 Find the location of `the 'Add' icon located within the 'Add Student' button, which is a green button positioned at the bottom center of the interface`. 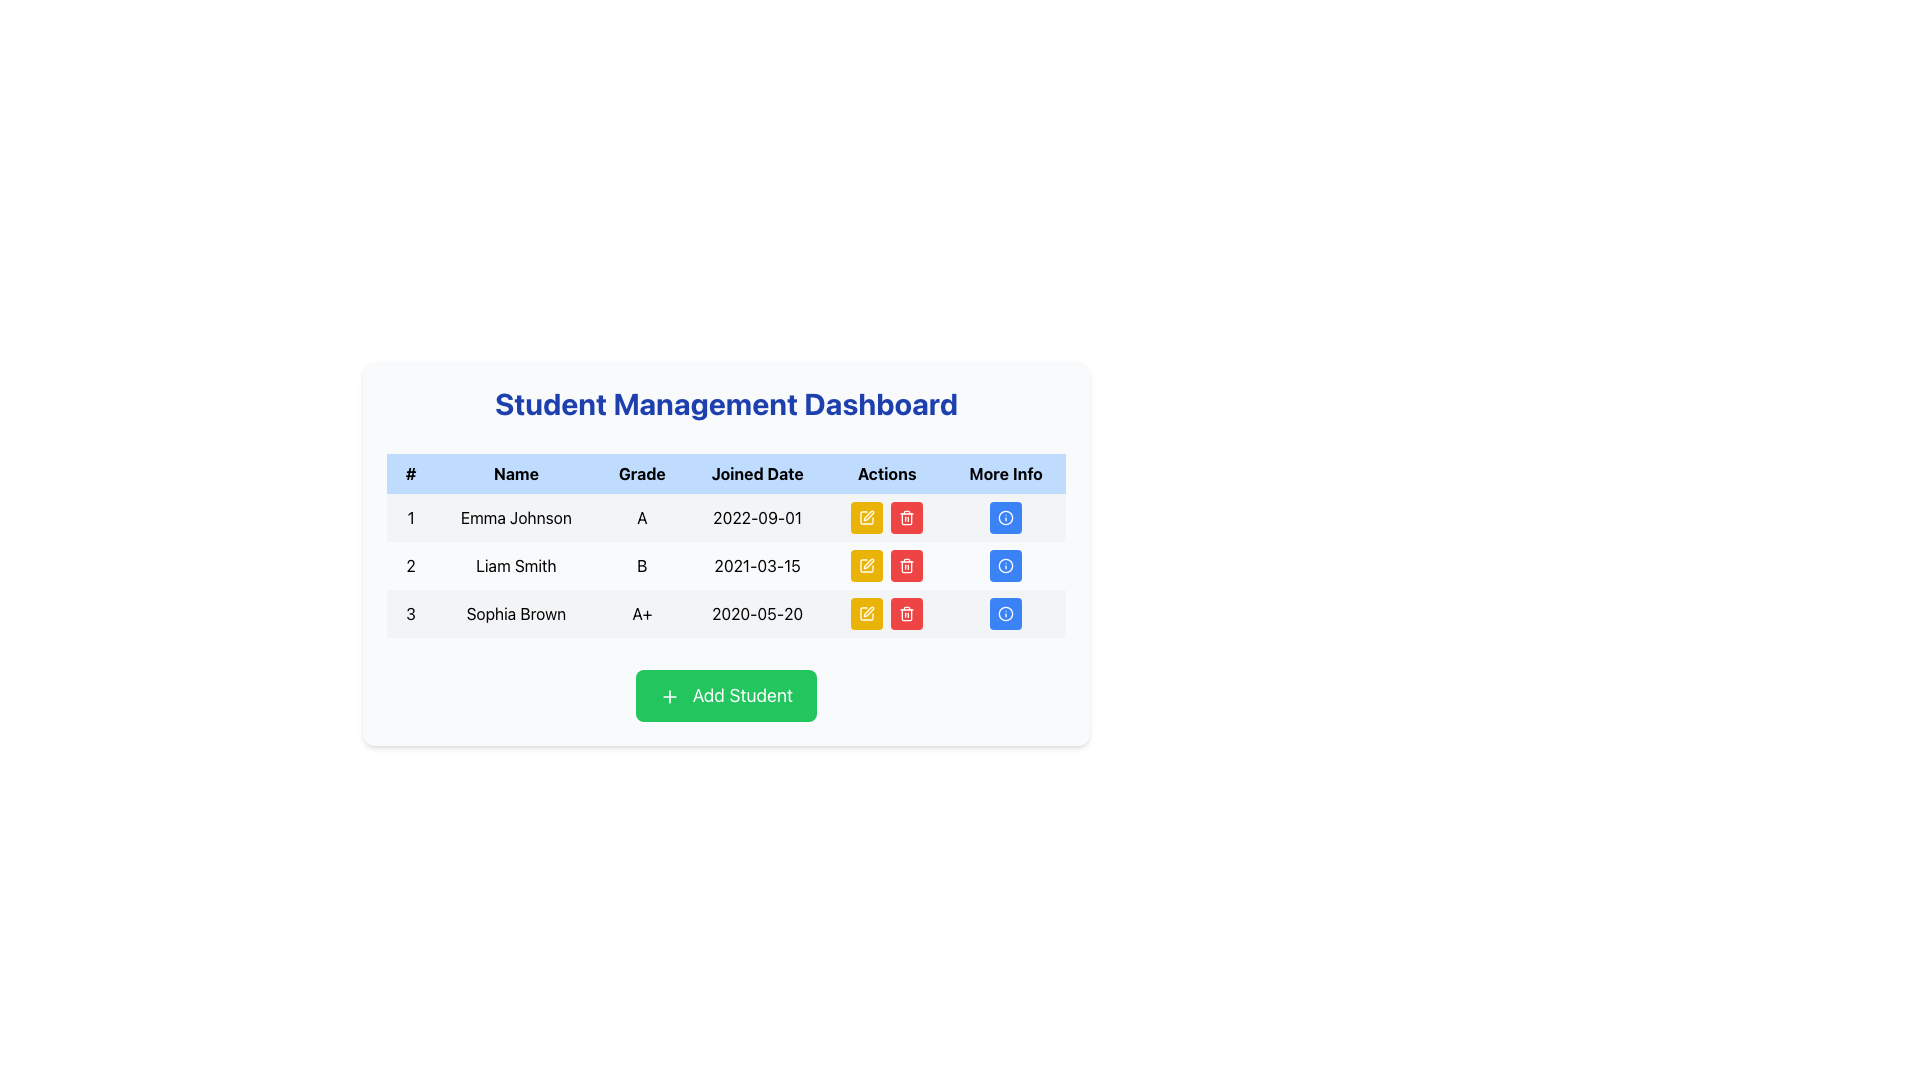

the 'Add' icon located within the 'Add Student' button, which is a green button positioned at the bottom center of the interface is located at coordinates (670, 696).